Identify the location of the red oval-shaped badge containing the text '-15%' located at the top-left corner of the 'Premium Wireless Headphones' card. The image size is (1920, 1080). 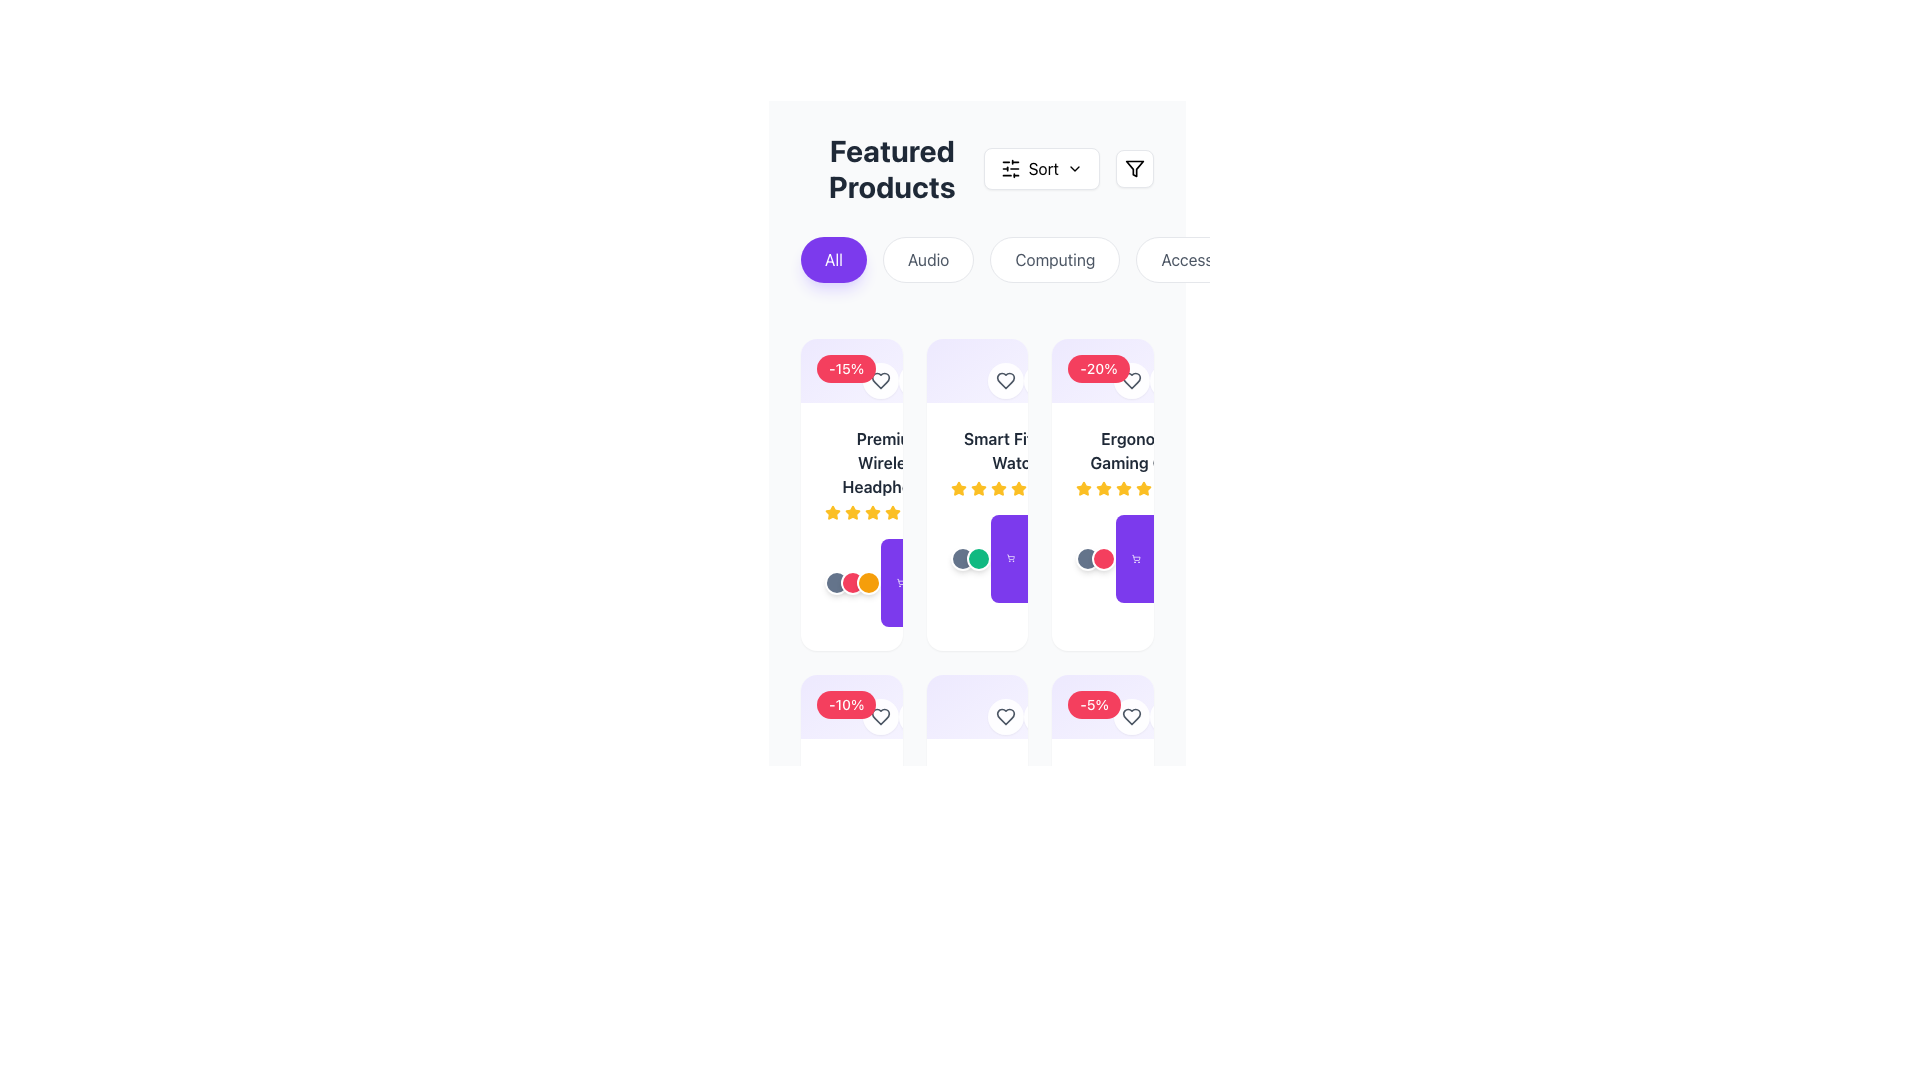
(851, 370).